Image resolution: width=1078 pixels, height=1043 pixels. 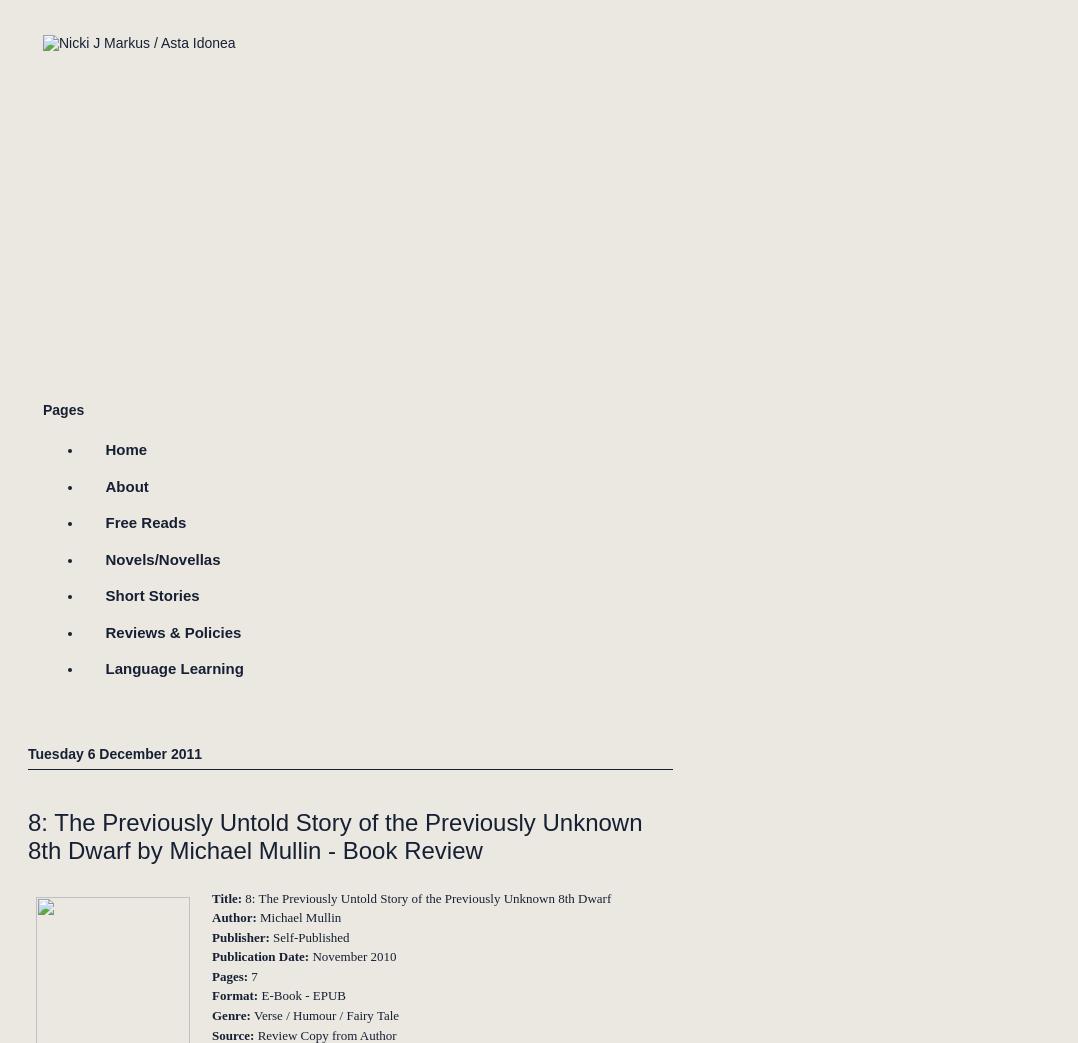 I want to click on 'November 2010', so click(x=352, y=955).